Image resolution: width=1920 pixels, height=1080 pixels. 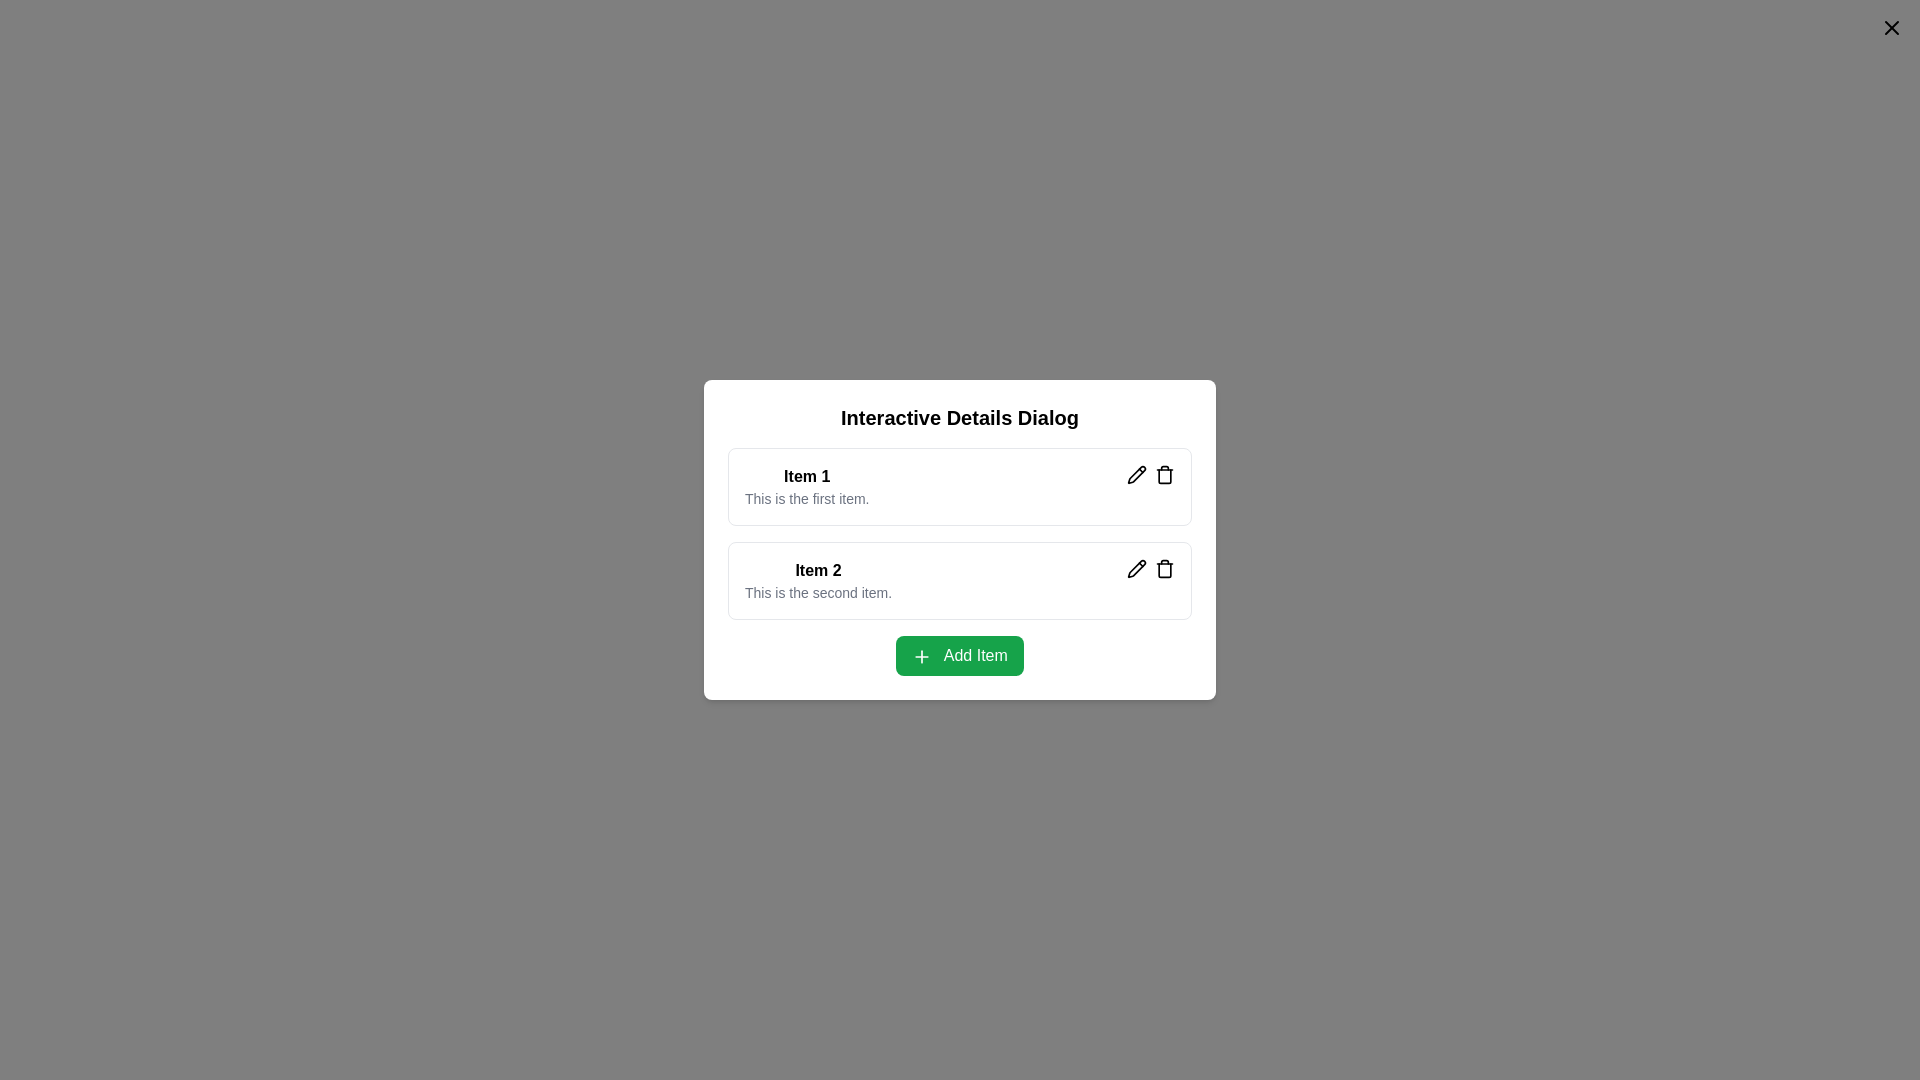 I want to click on the close button icon located in the top-right corner of the 'Interactive Details Dialog' to change its color, so click(x=1890, y=27).